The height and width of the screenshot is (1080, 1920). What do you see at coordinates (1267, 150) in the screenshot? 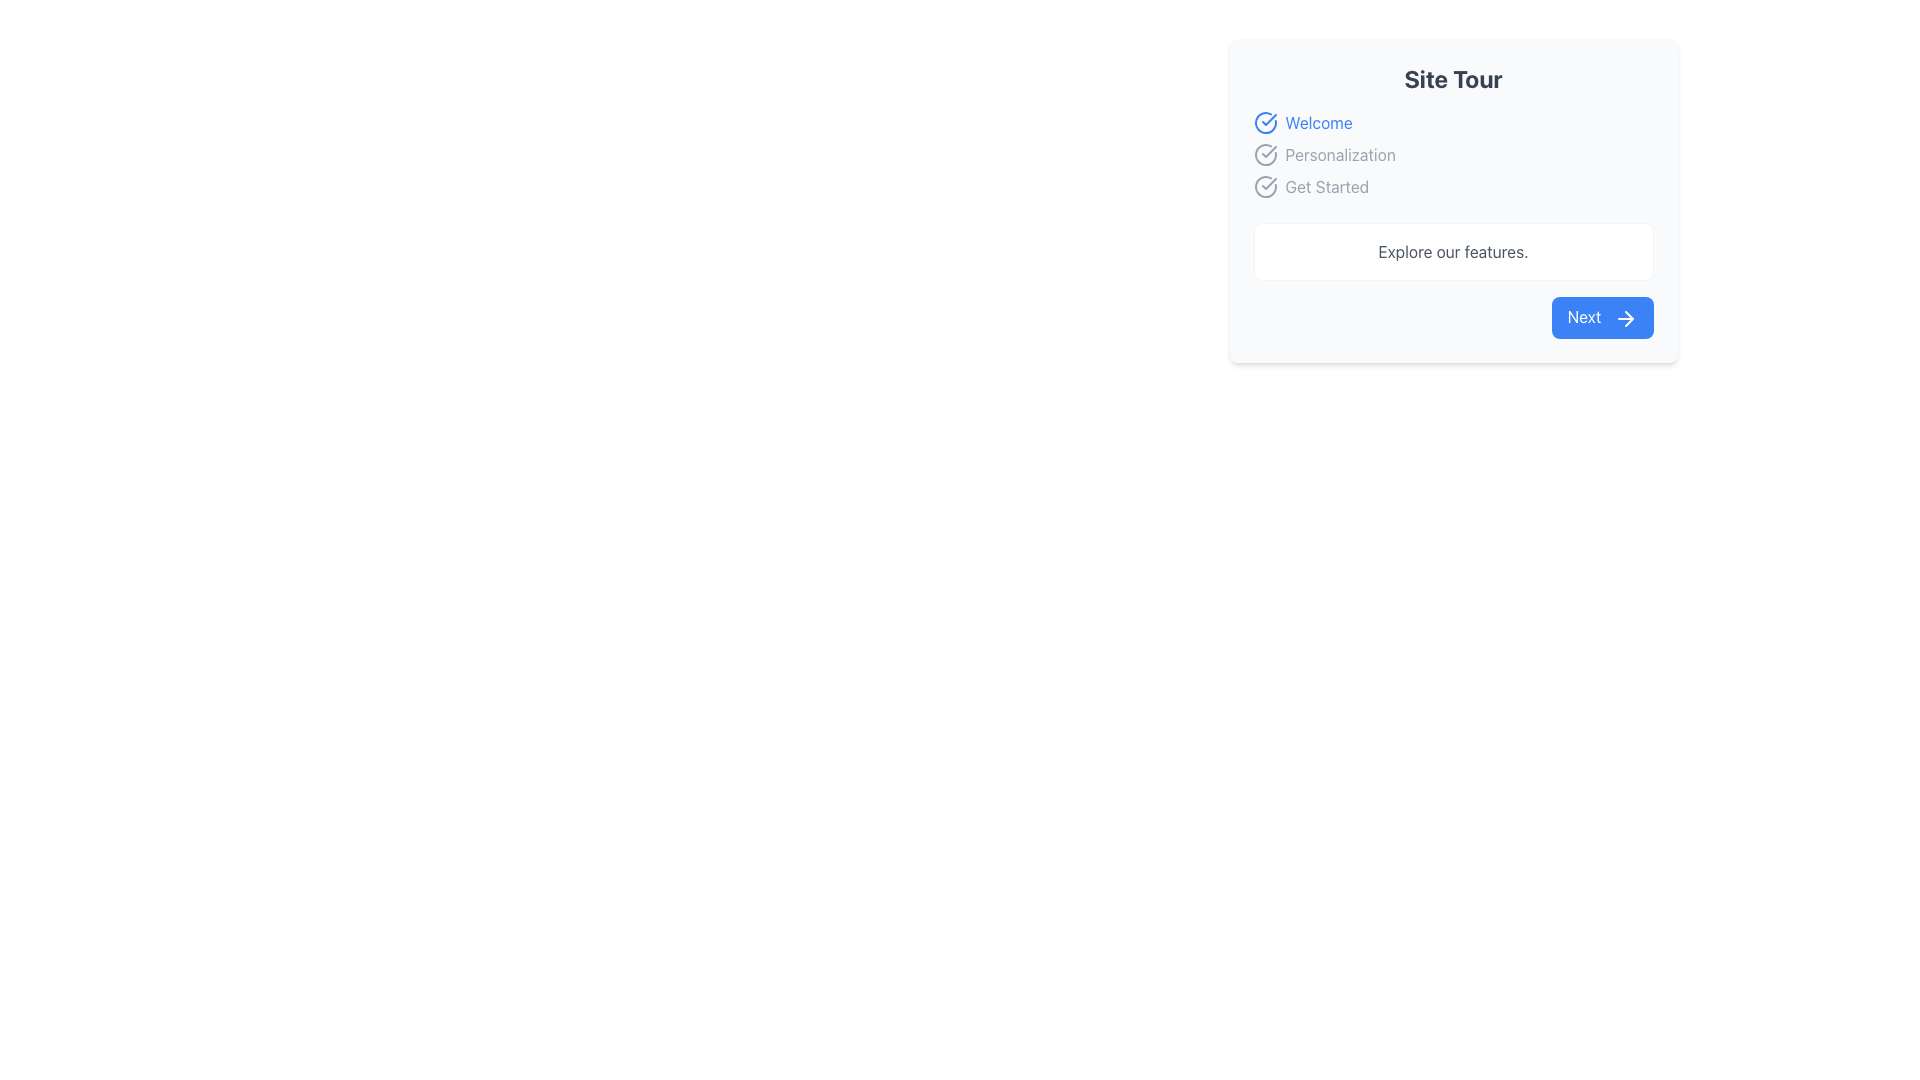
I see `the checkmark icon, which is a minimalistic SVG design indicating confirmation, located next to the 'Personalization' label in the site tour interface` at bounding box center [1267, 150].